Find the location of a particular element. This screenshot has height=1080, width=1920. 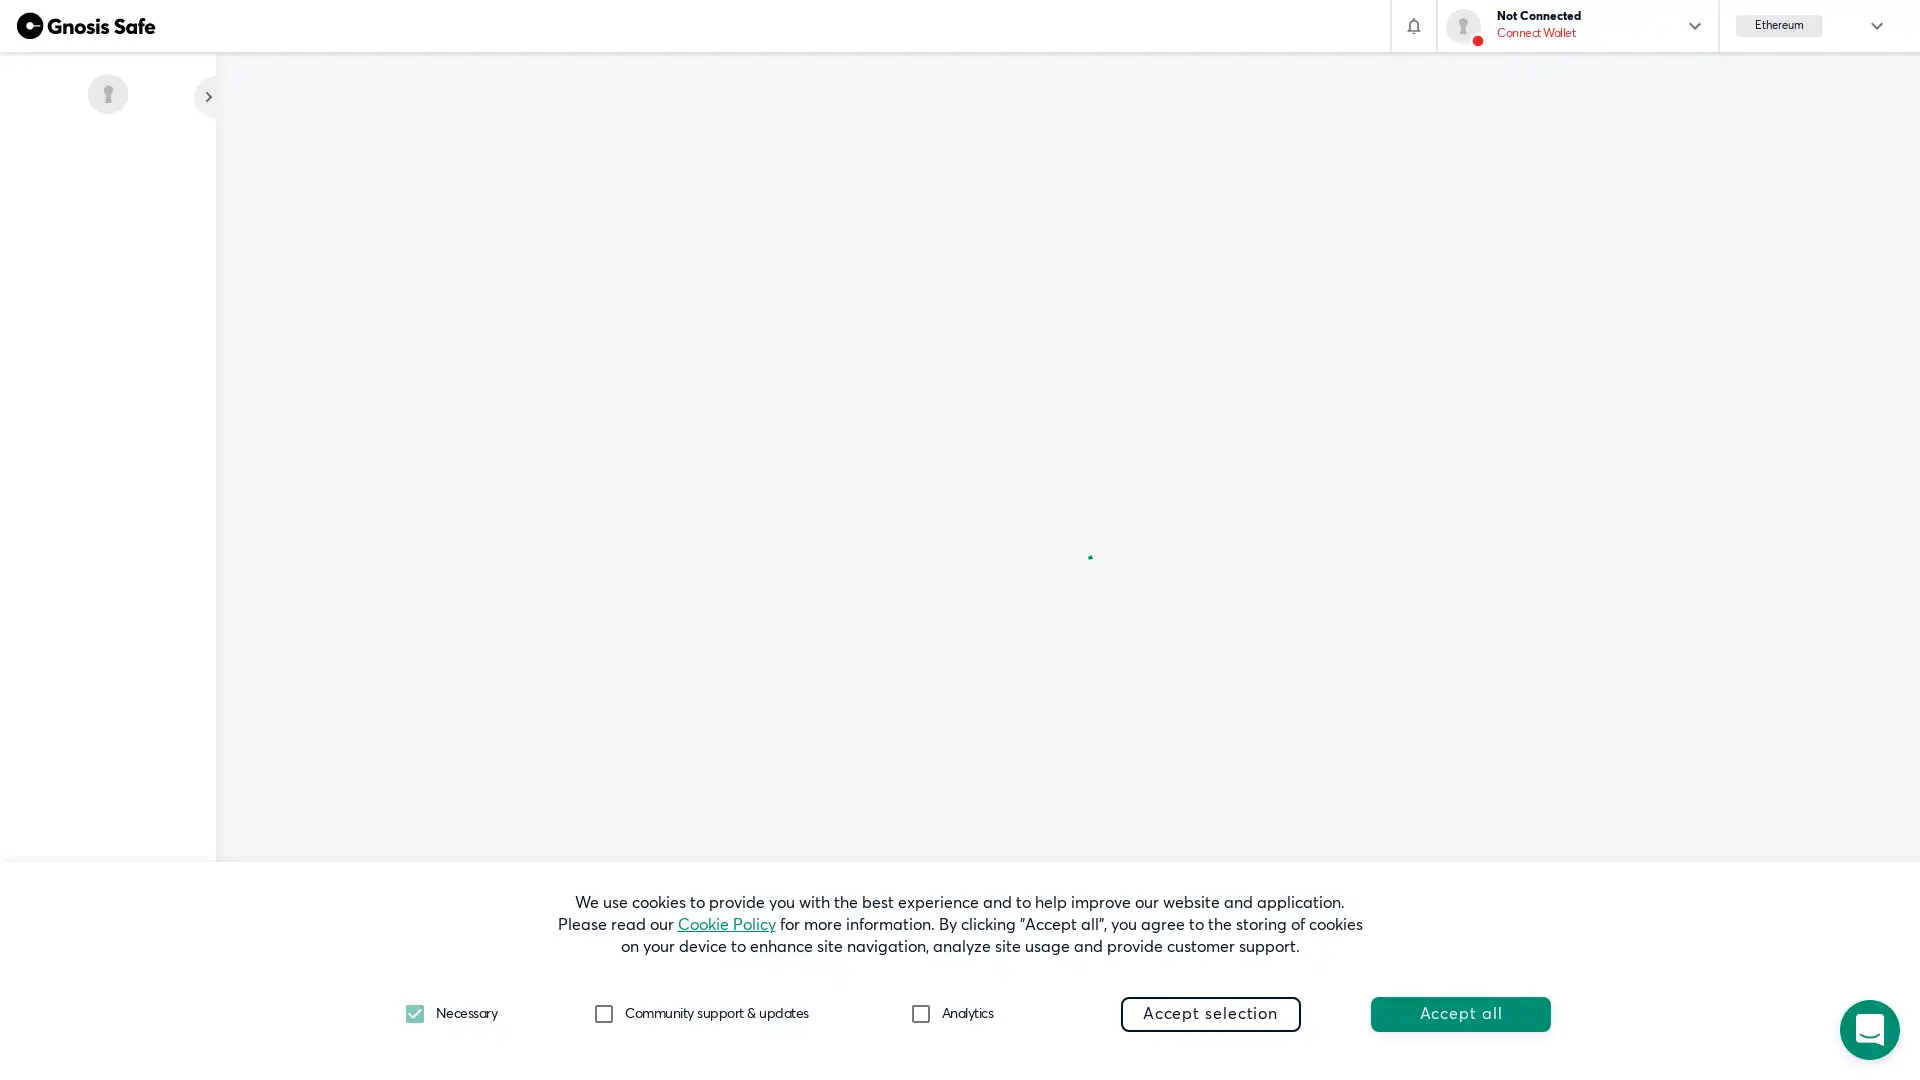

What's new is located at coordinates (107, 999).